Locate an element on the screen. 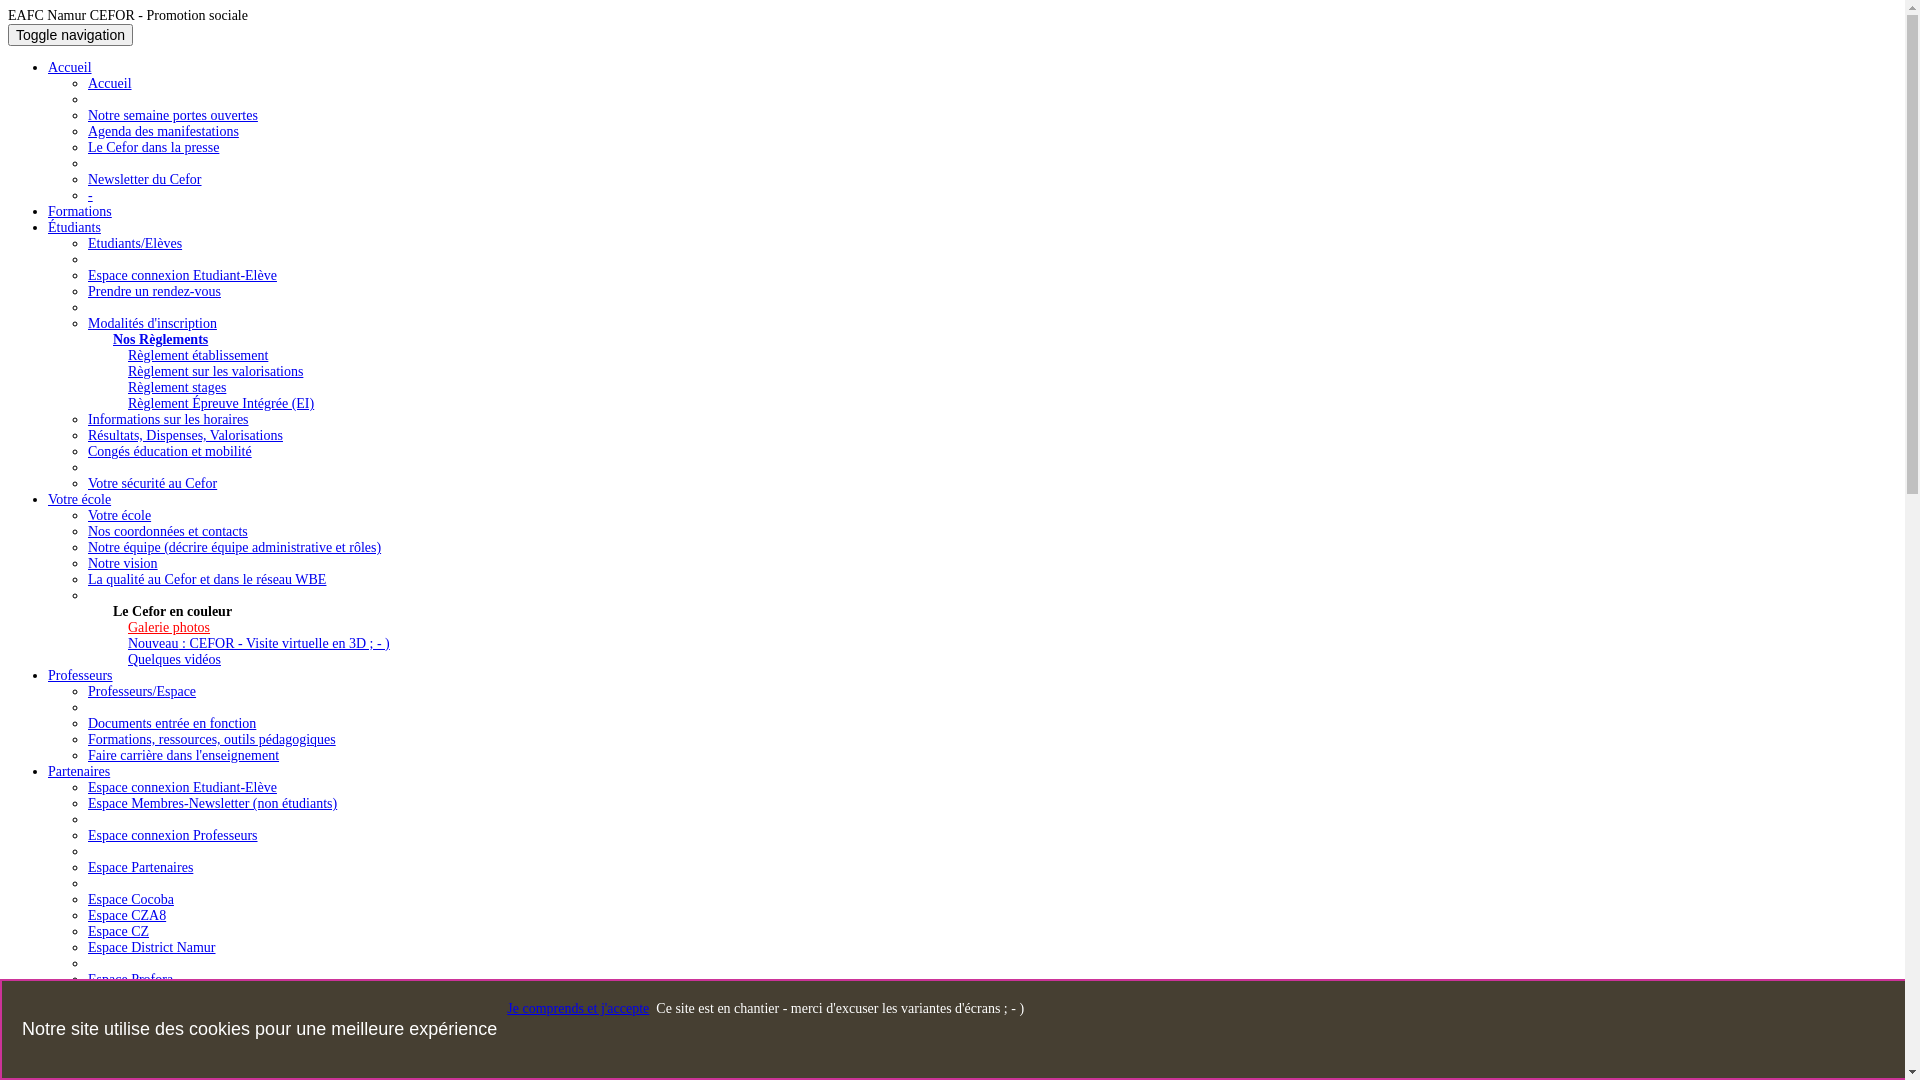 The image size is (1920, 1080). 'Notre semaine portes ouvertes' is located at coordinates (172, 115).